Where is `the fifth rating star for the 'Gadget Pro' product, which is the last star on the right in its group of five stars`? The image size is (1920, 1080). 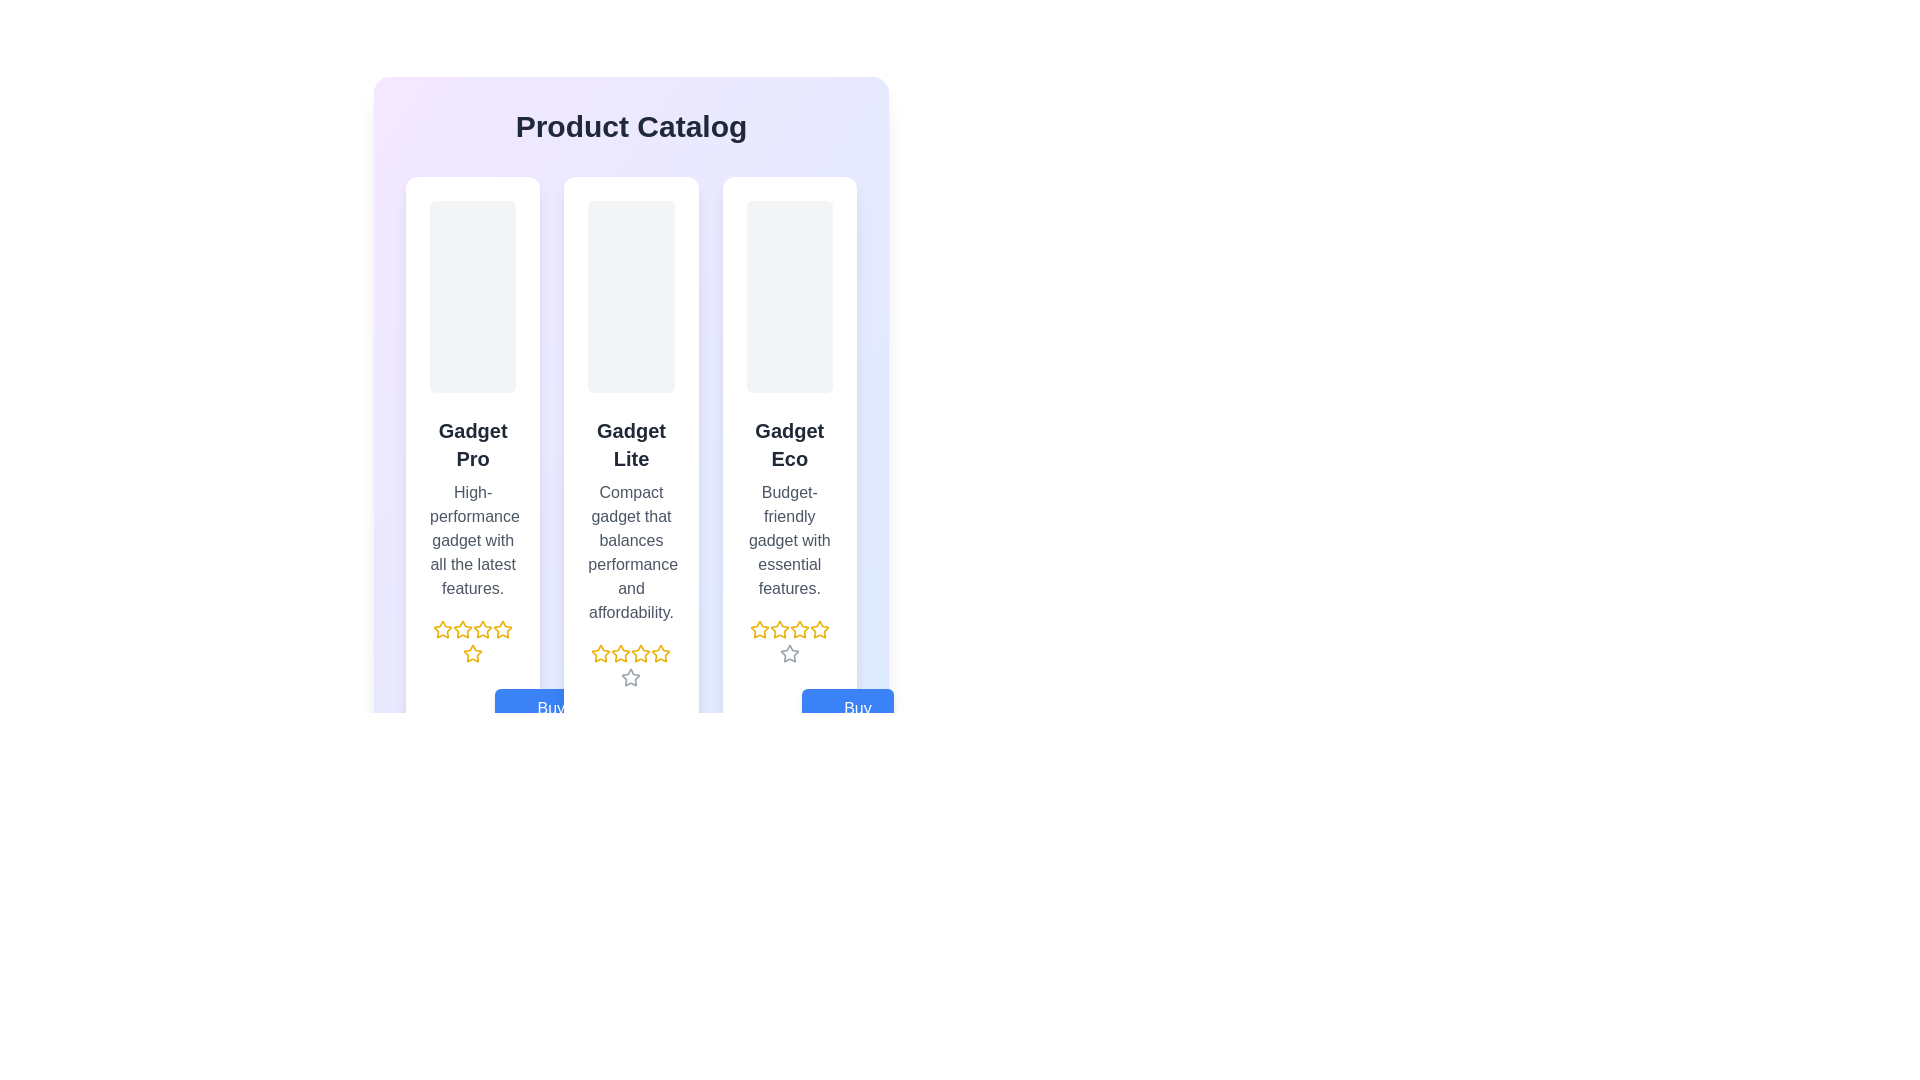
the fifth rating star for the 'Gadget Pro' product, which is the last star on the right in its group of five stars is located at coordinates (483, 628).